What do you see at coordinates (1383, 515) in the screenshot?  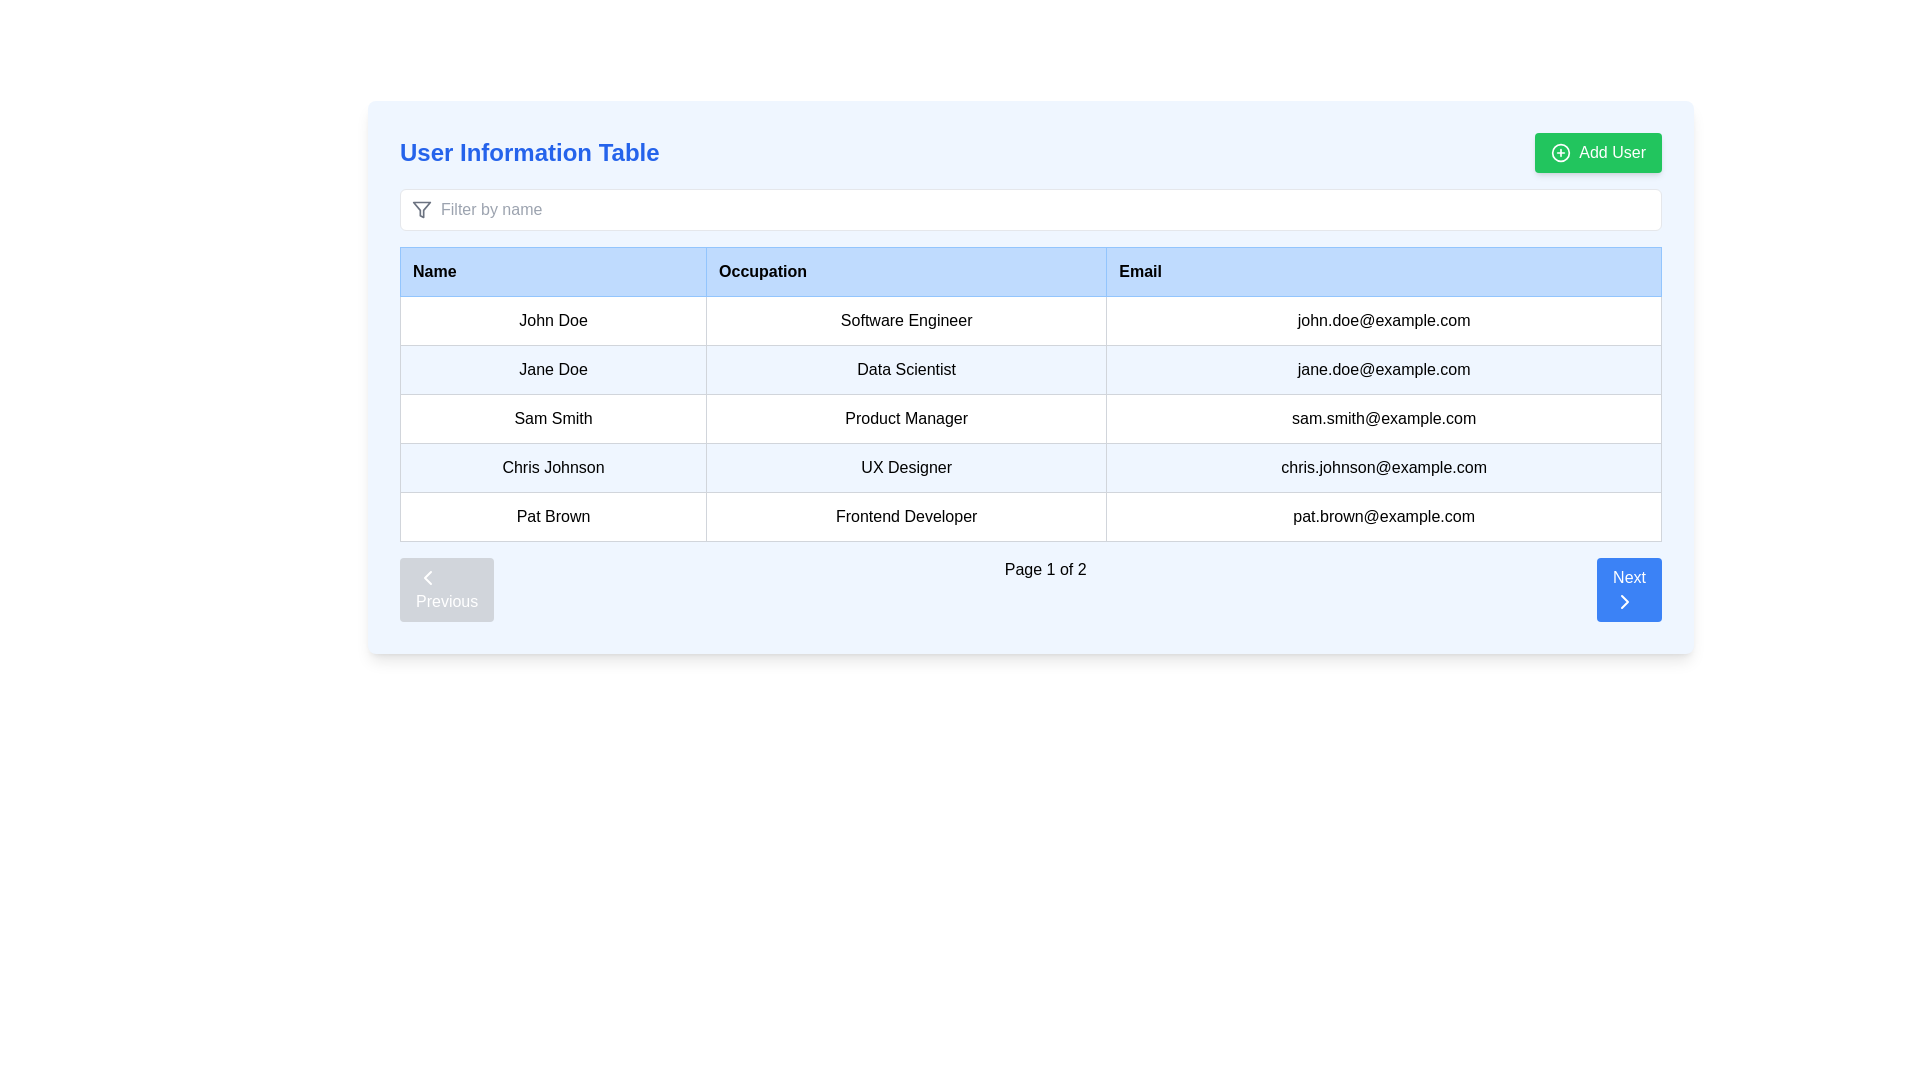 I see `the text label displaying the email address 'pat.brown@example.com', which is located in the last row of the 'User Information Table' in the 'Email' column` at bounding box center [1383, 515].